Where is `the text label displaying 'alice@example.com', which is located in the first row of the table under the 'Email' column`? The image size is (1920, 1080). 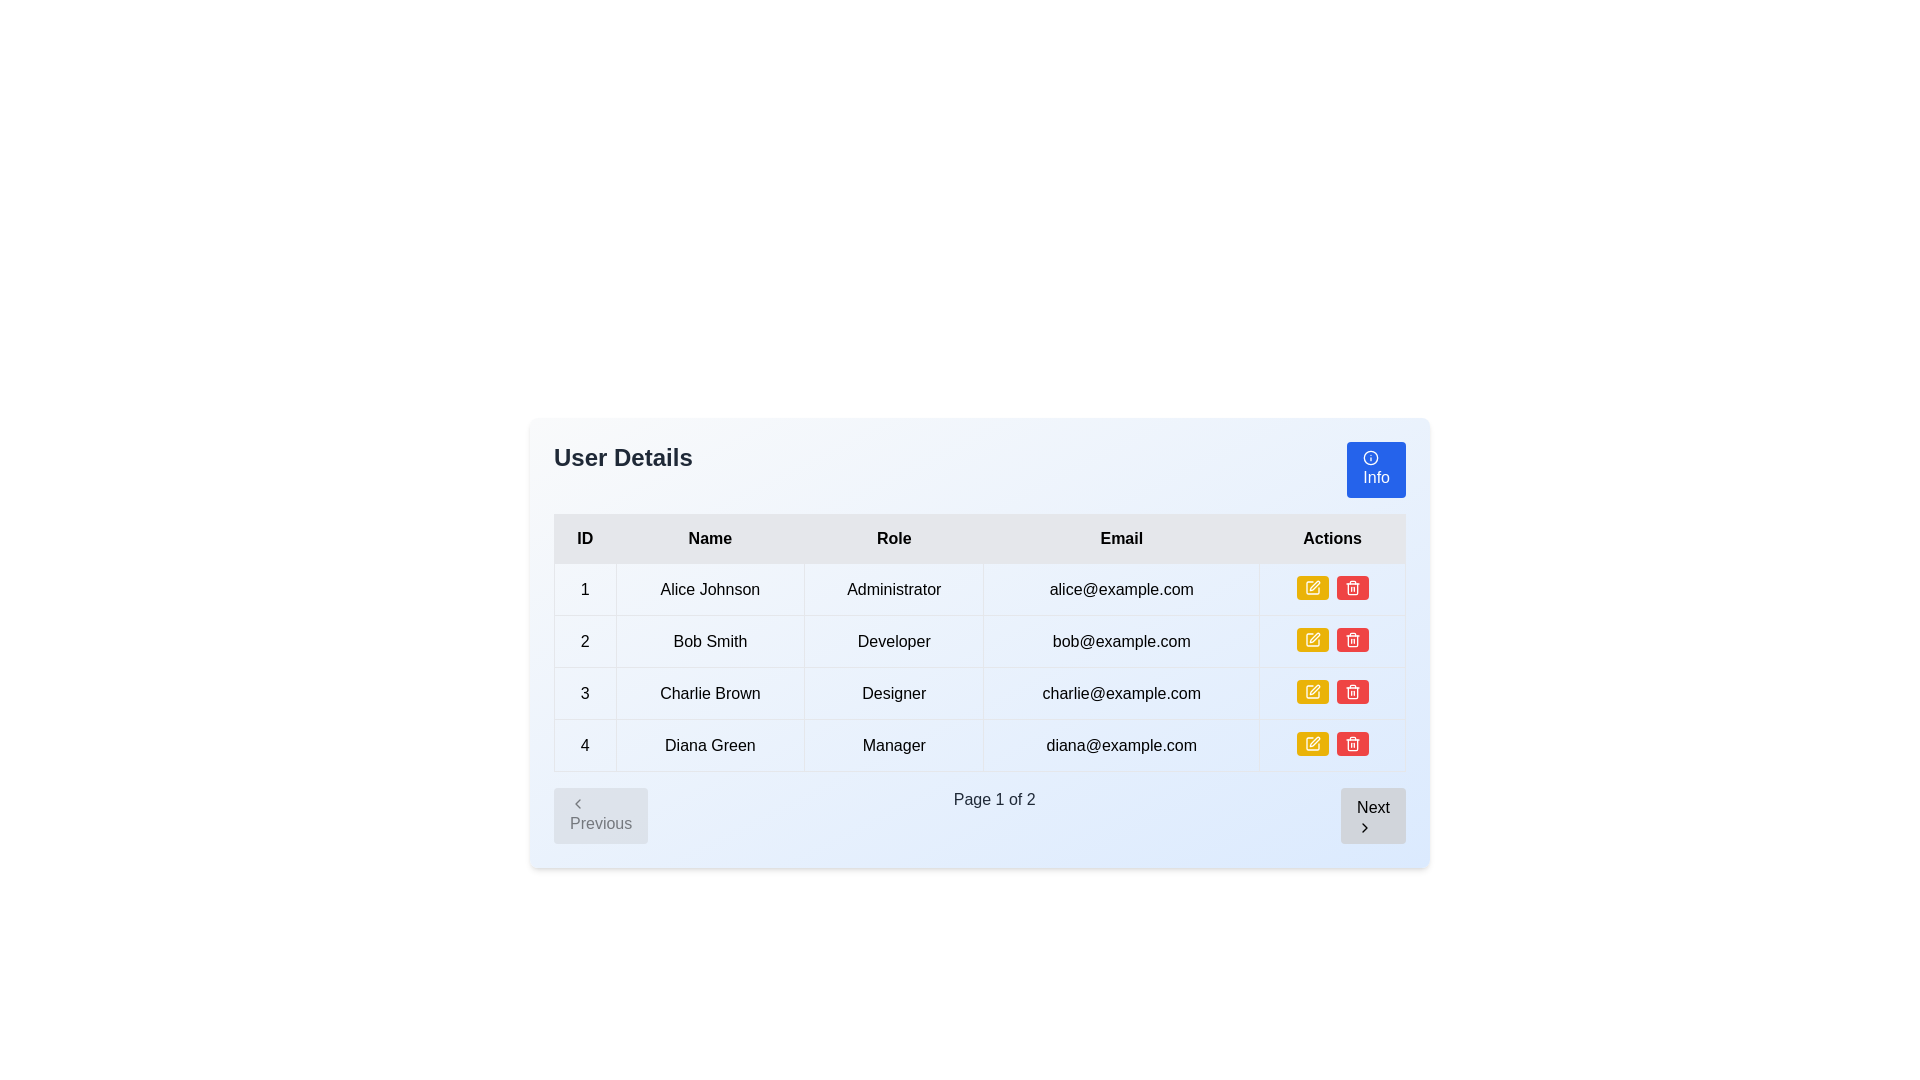 the text label displaying 'alice@example.com', which is located in the first row of the table under the 'Email' column is located at coordinates (1121, 588).